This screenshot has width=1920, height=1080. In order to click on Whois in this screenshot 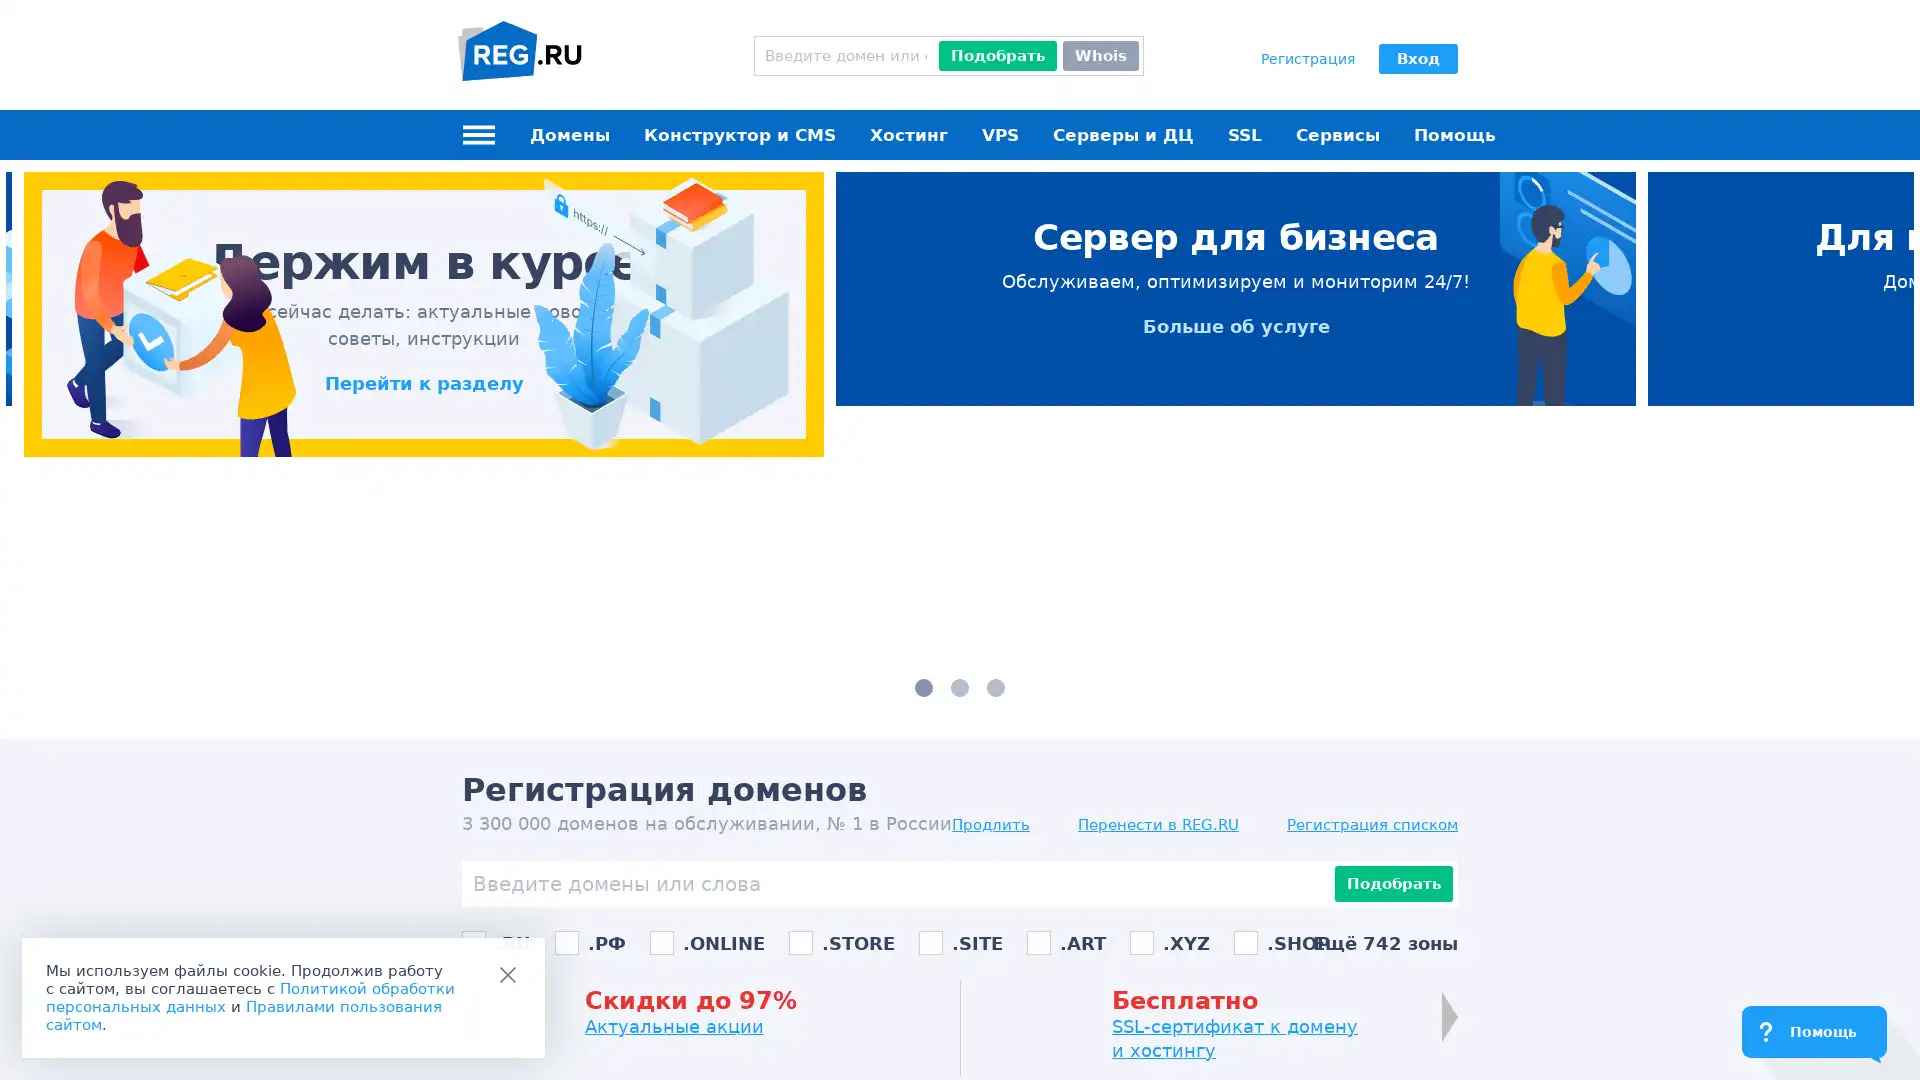, I will do `click(1099, 55)`.